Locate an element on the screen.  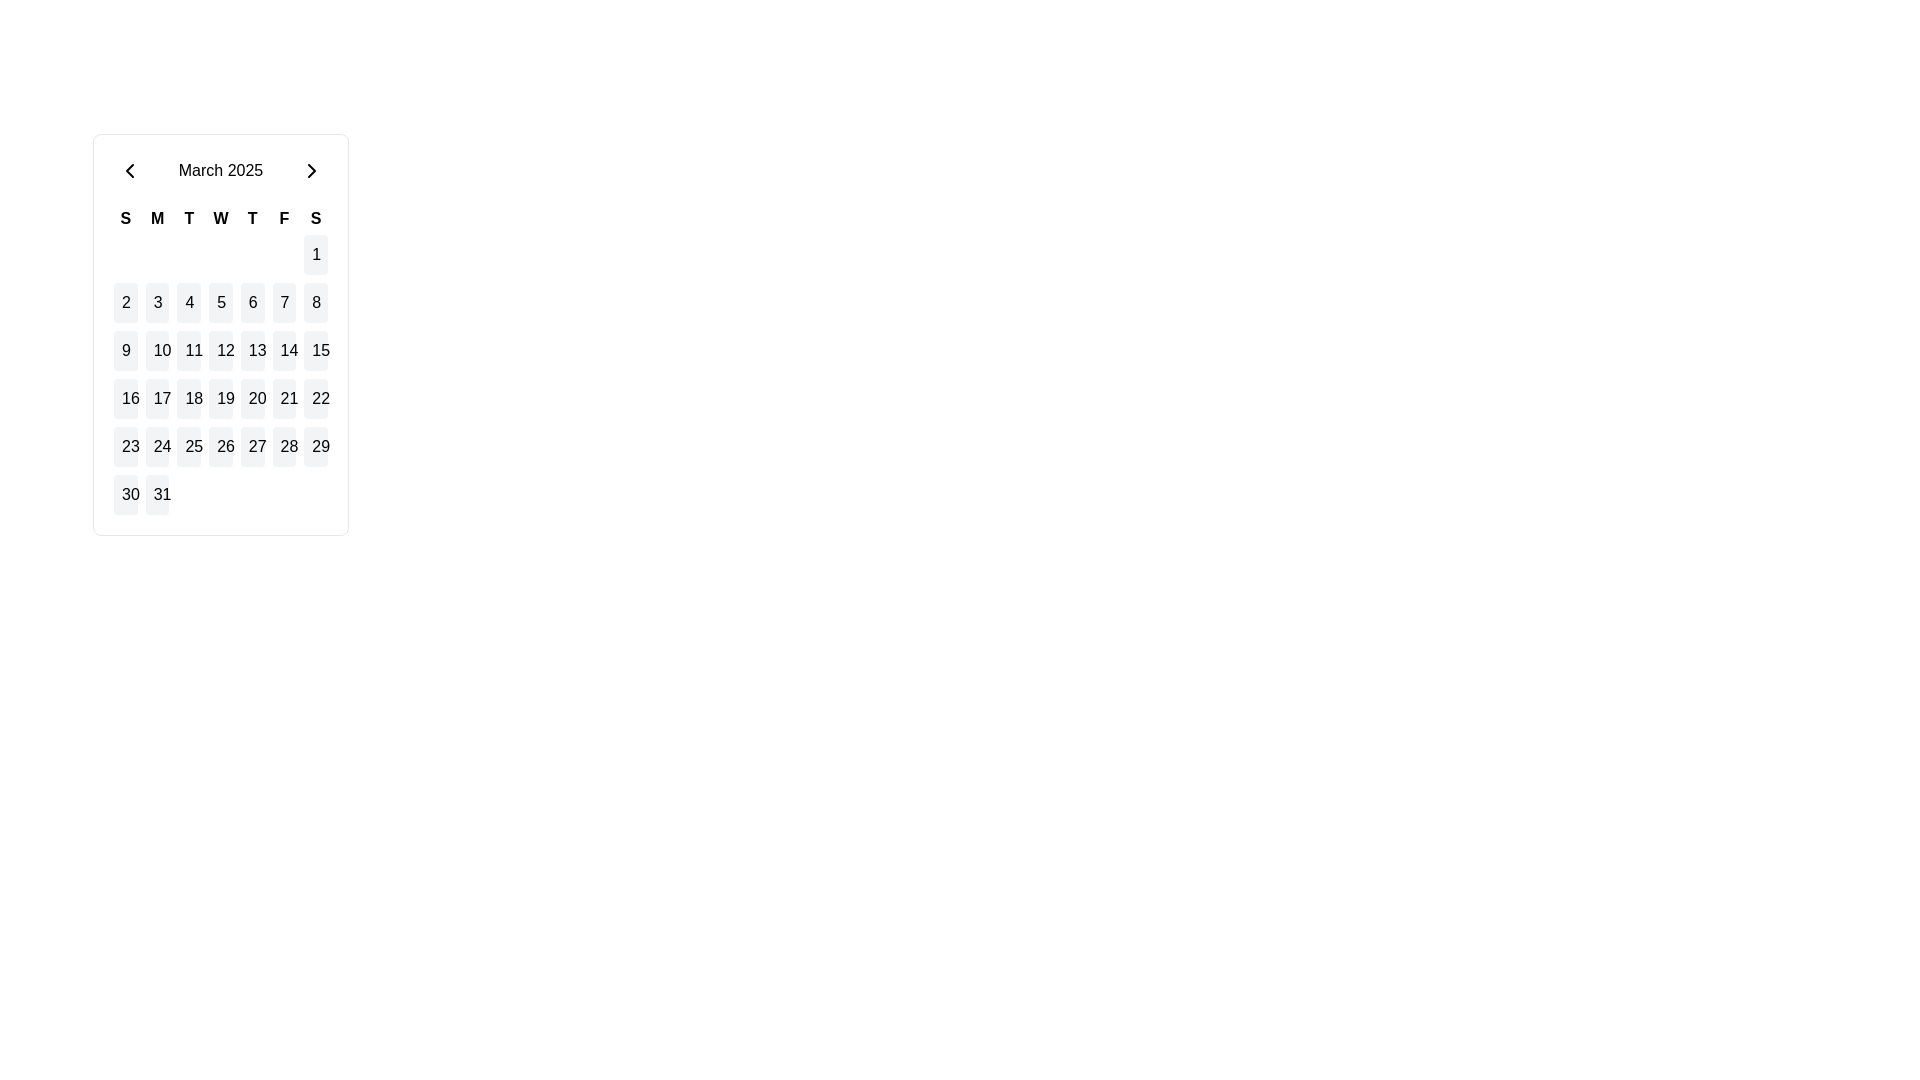
the left arrow icon button located to the left of the month display ('March 2025') in the calendar interface is located at coordinates (128, 169).